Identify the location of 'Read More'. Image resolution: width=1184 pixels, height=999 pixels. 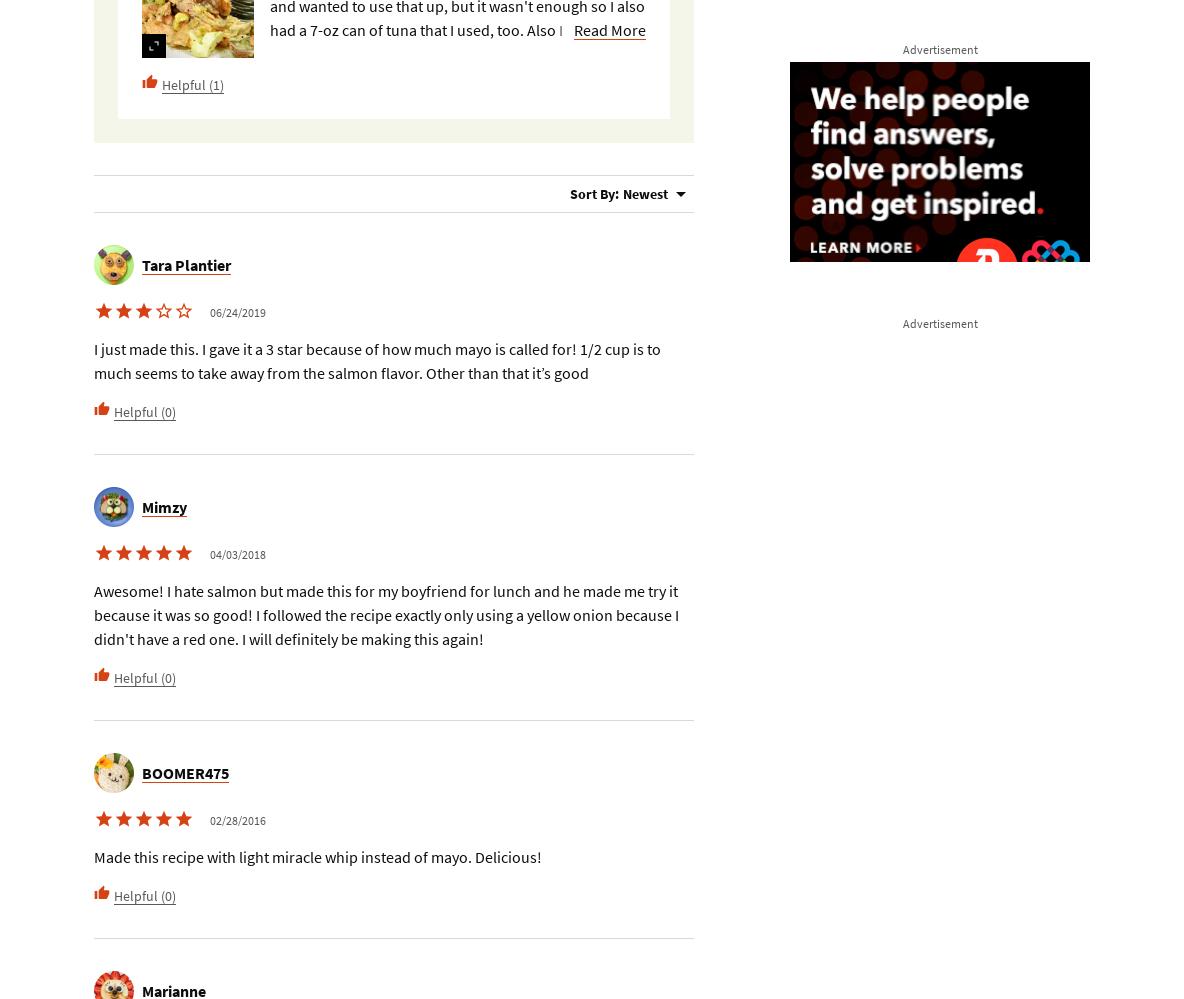
(608, 29).